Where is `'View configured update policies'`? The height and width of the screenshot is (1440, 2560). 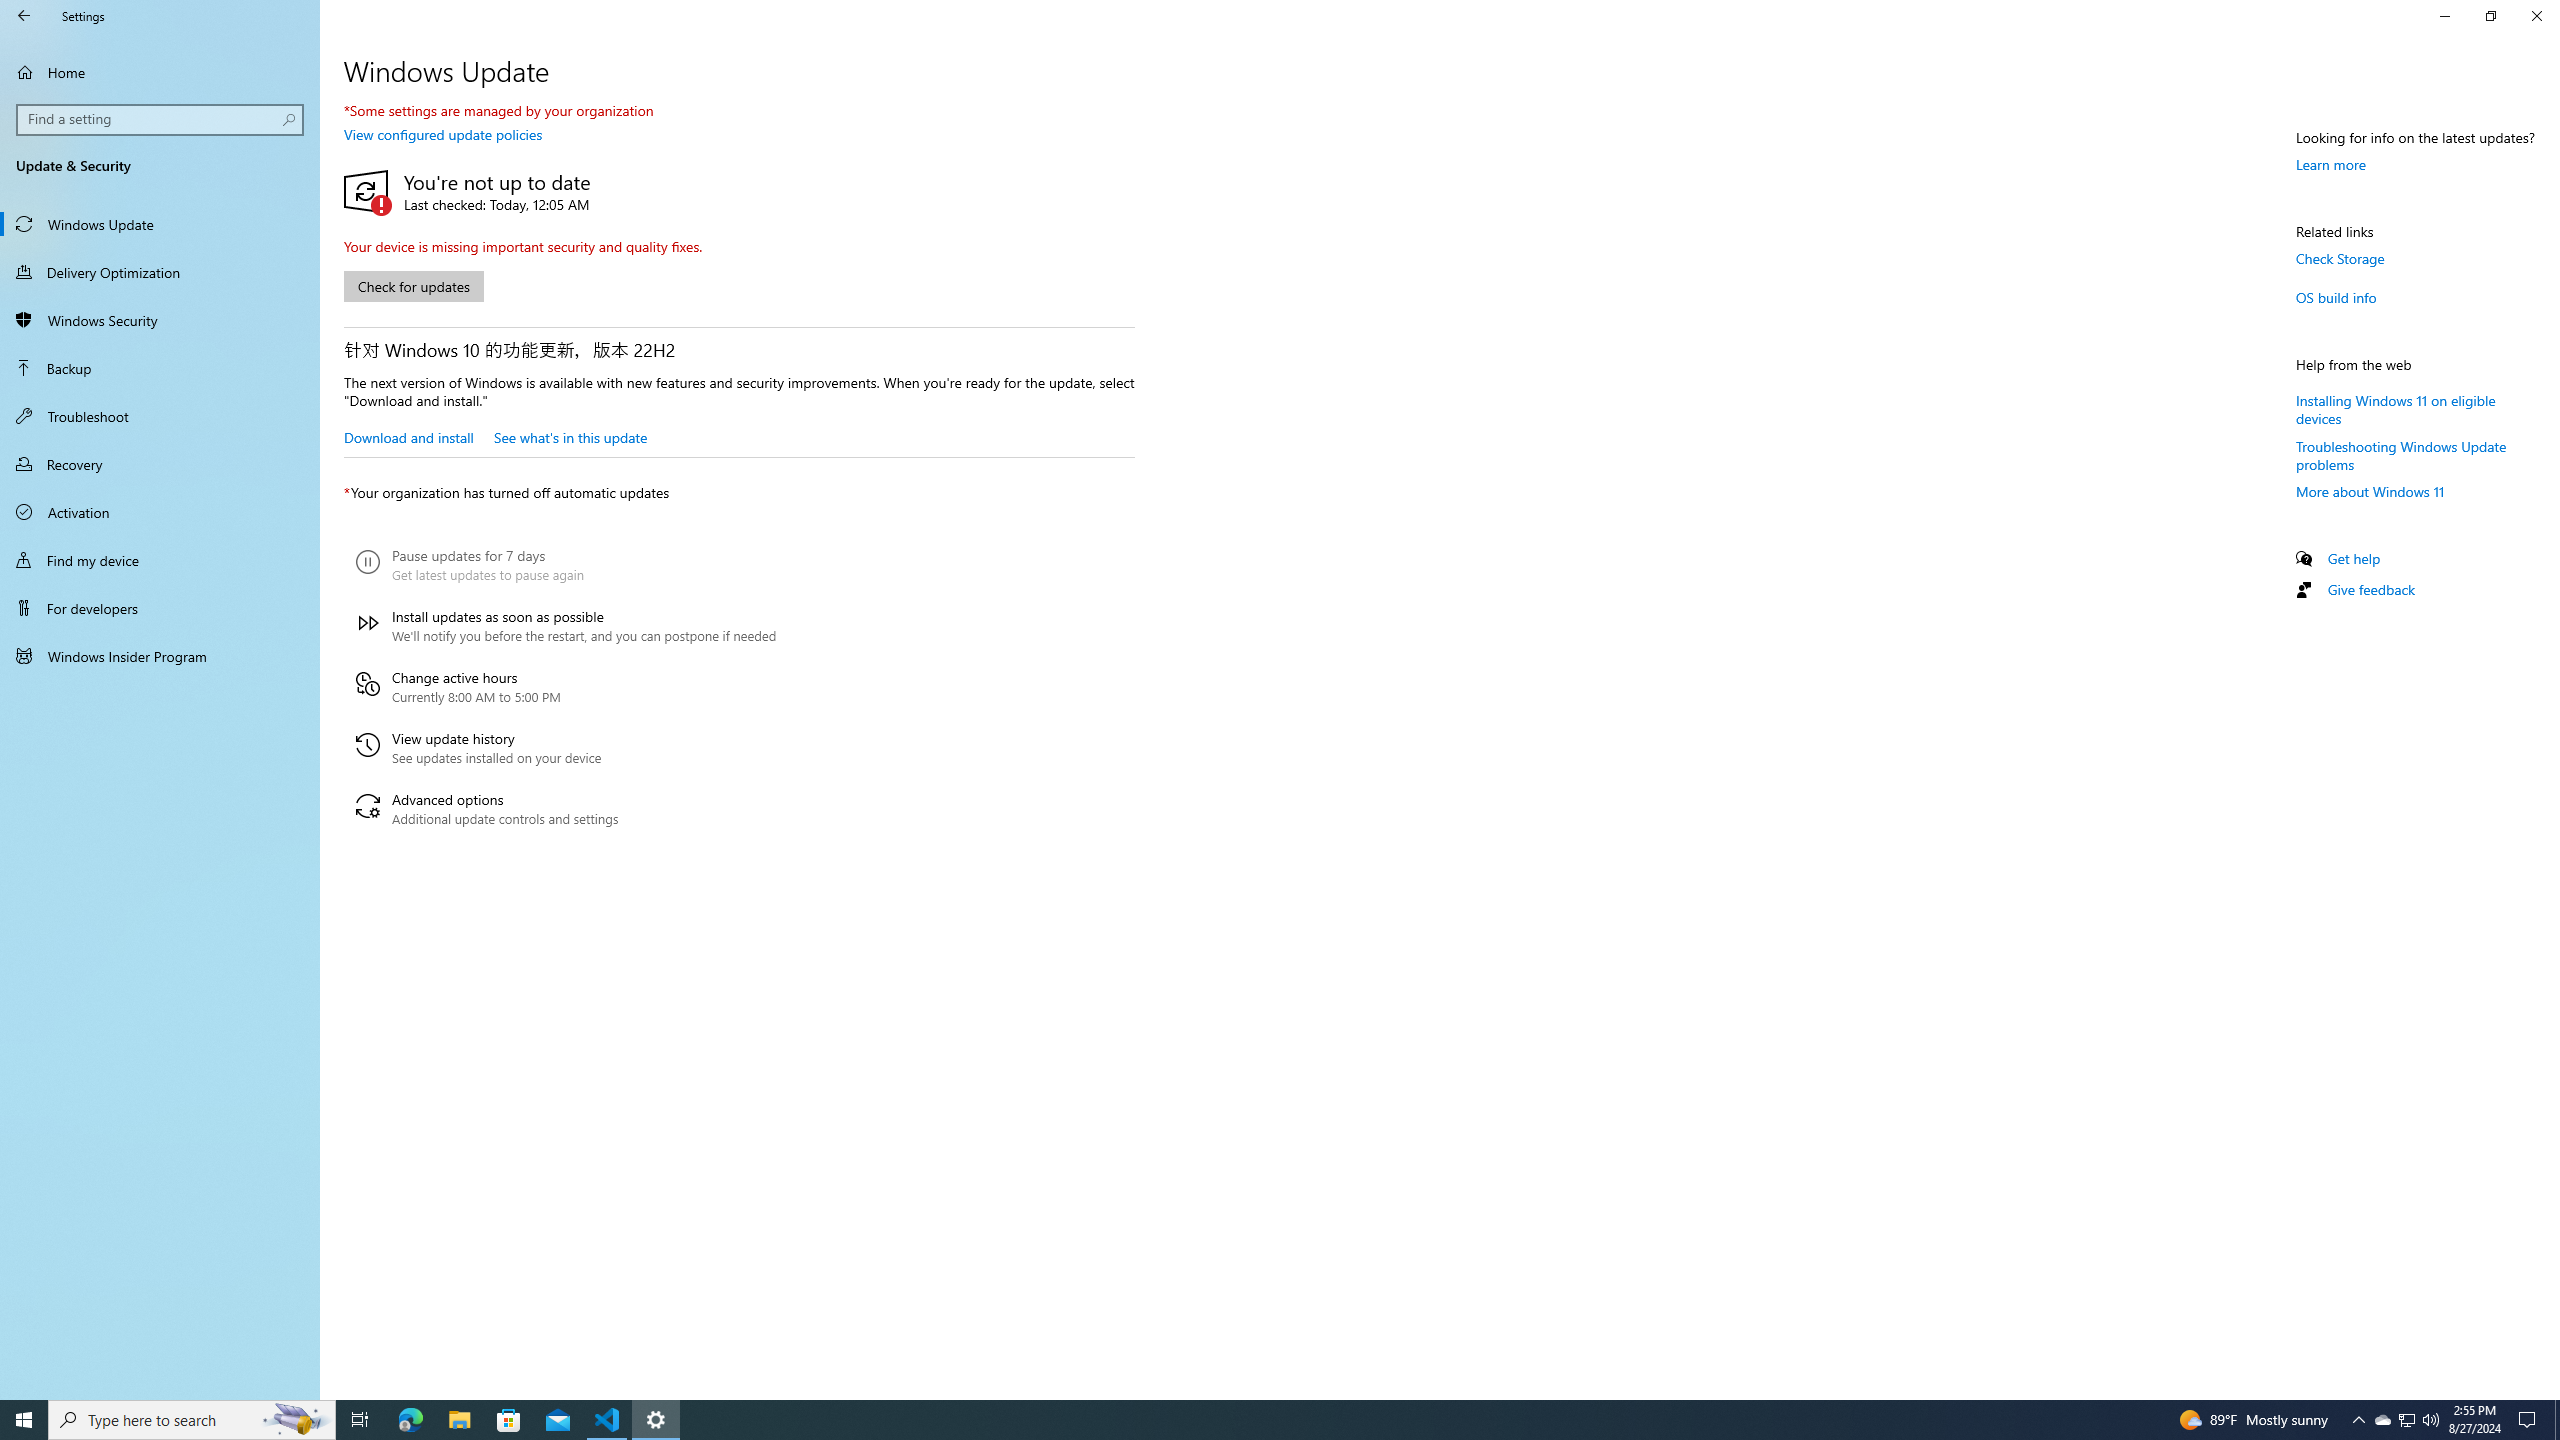
'View configured update policies' is located at coordinates (441, 134).